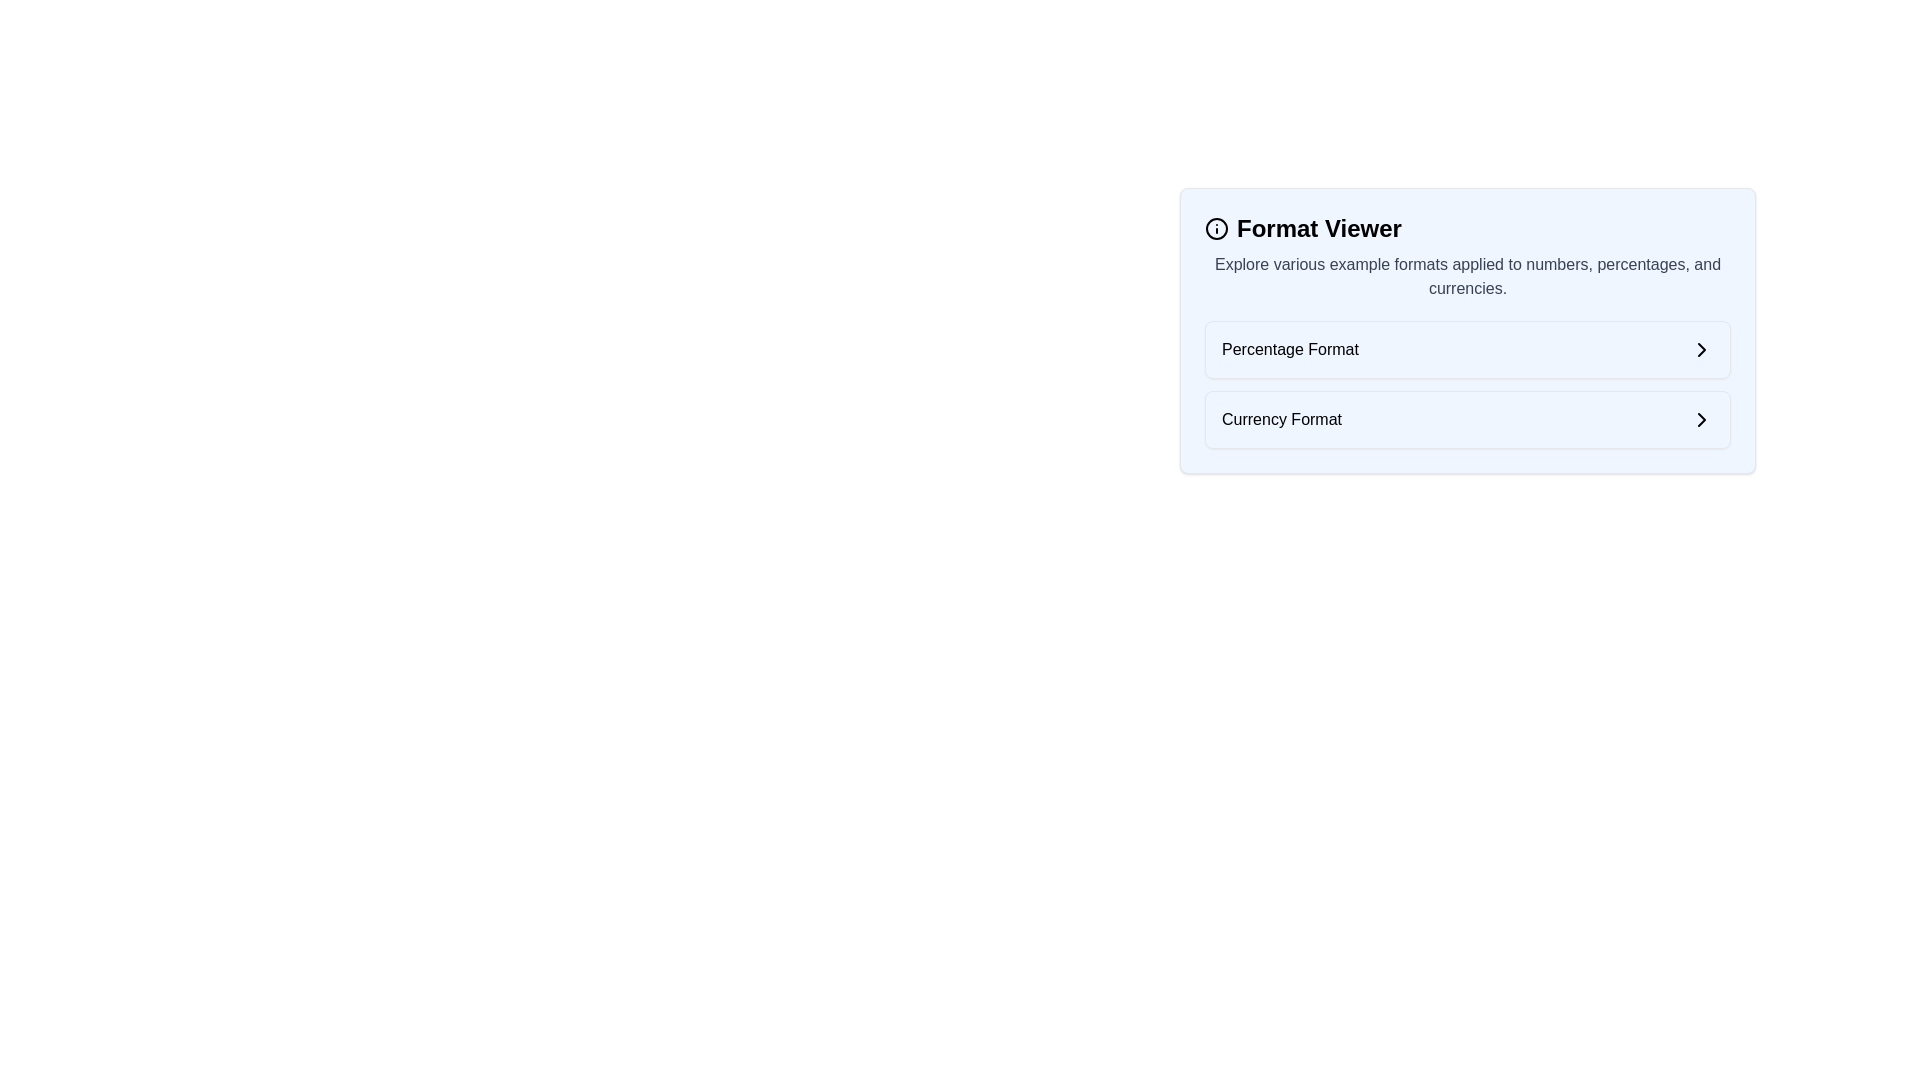  Describe the element at coordinates (1468, 349) in the screenshot. I see `to select the list item titled 'Percentage Format' located within the Format Viewer section` at that location.